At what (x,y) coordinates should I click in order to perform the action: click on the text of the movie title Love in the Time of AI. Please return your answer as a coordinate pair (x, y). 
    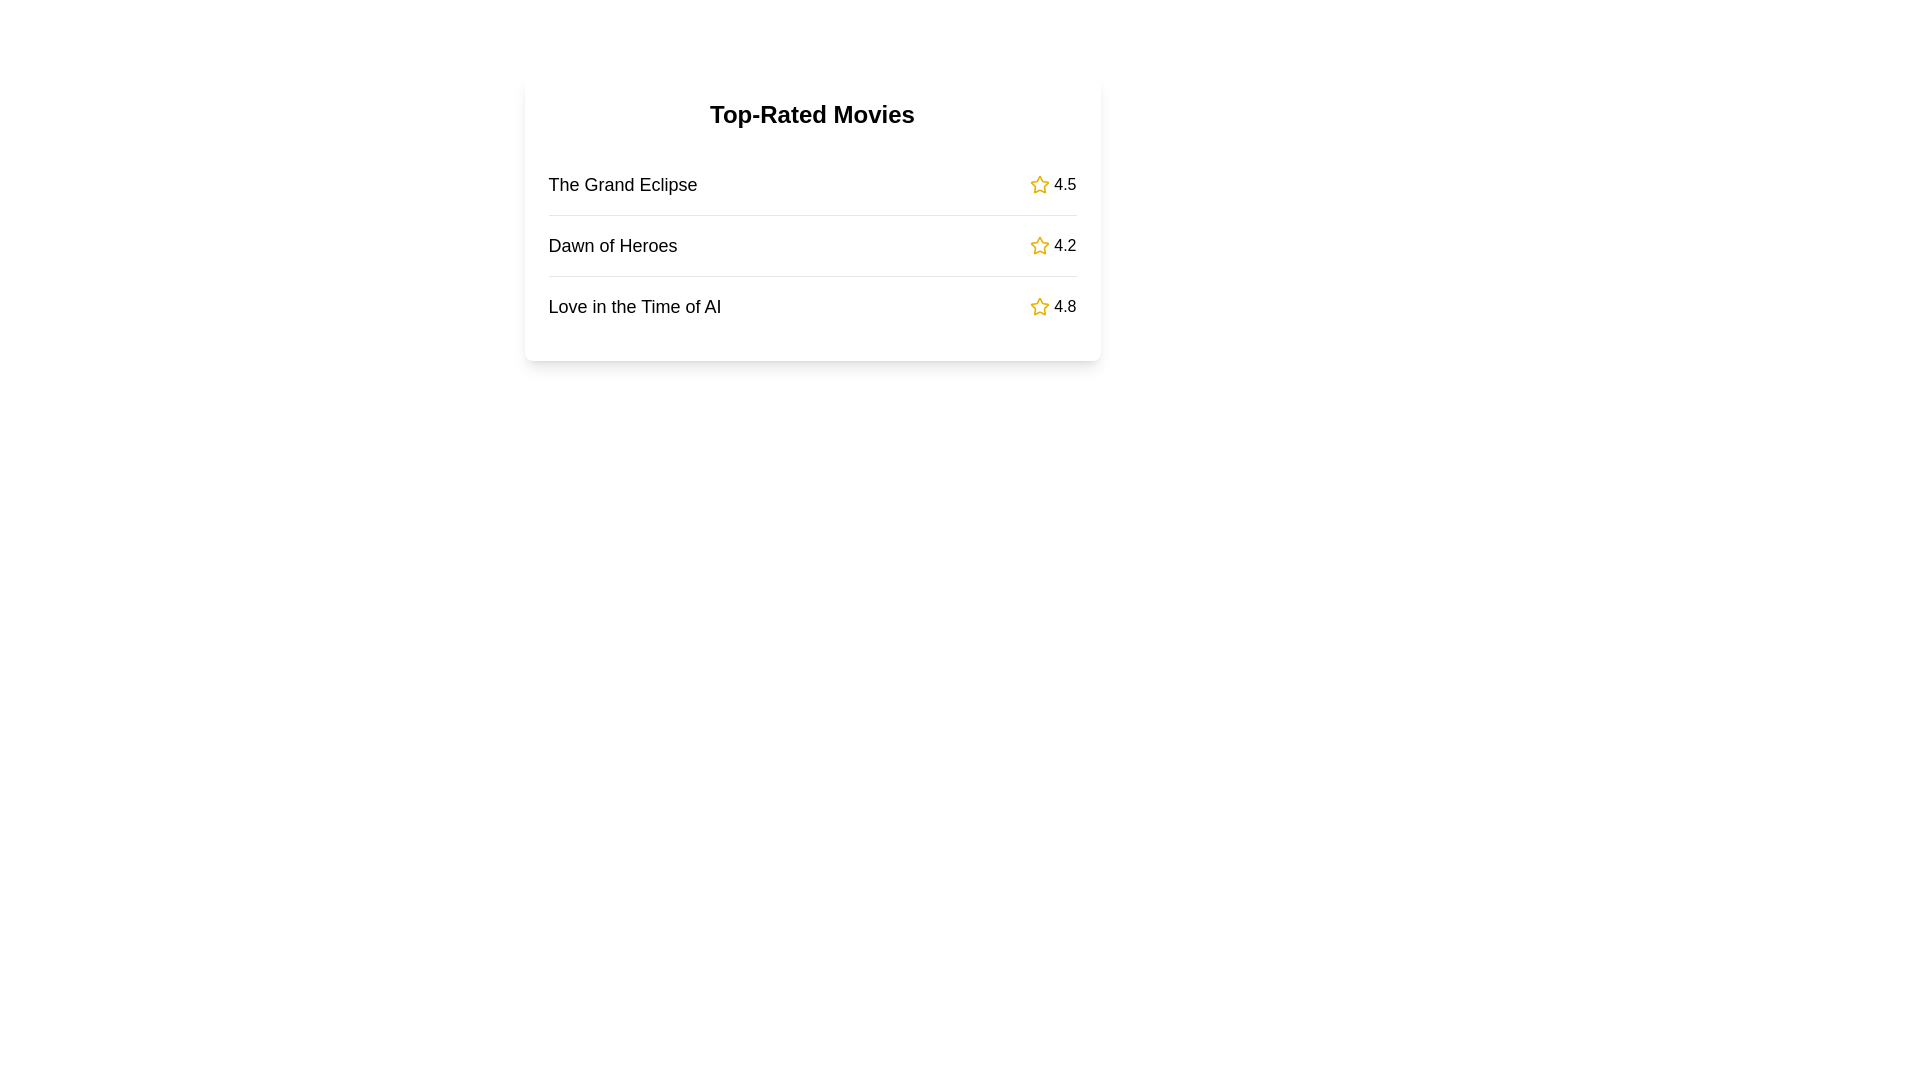
    Looking at the image, I should click on (633, 307).